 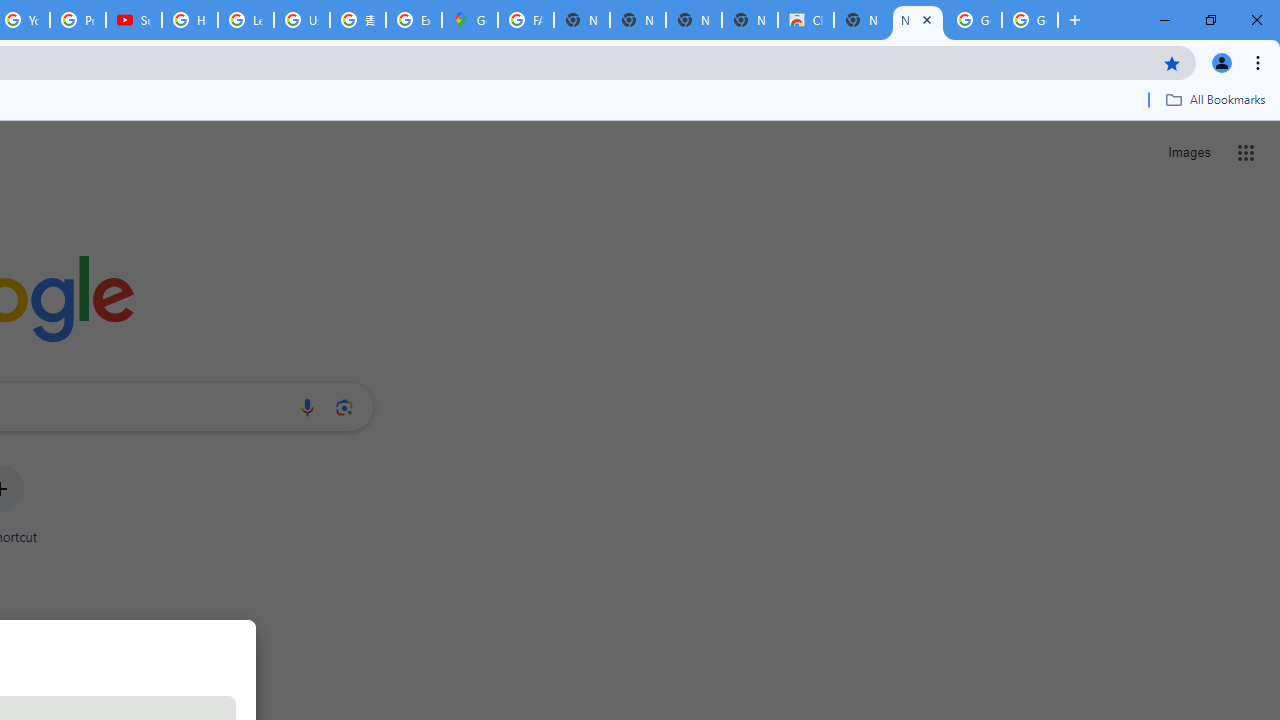 I want to click on 'Chrome Web Store', so click(x=806, y=20).